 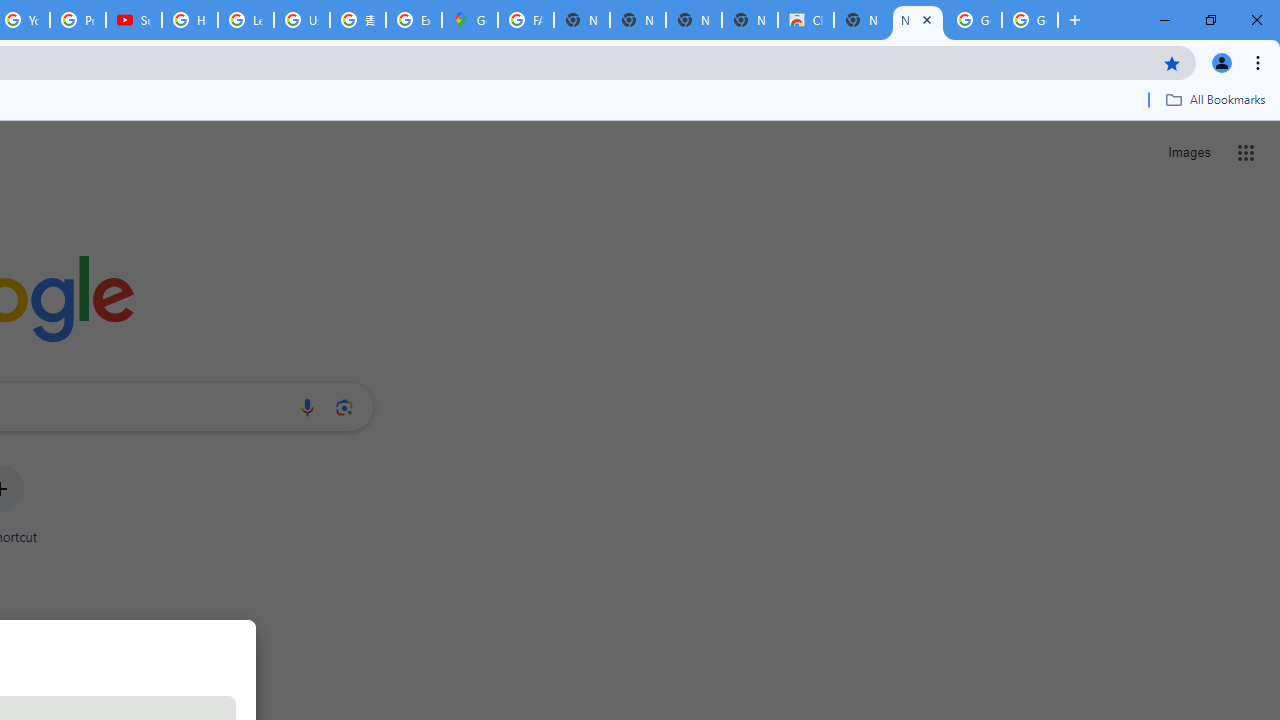 I want to click on 'Chrome Web Store', so click(x=806, y=20).